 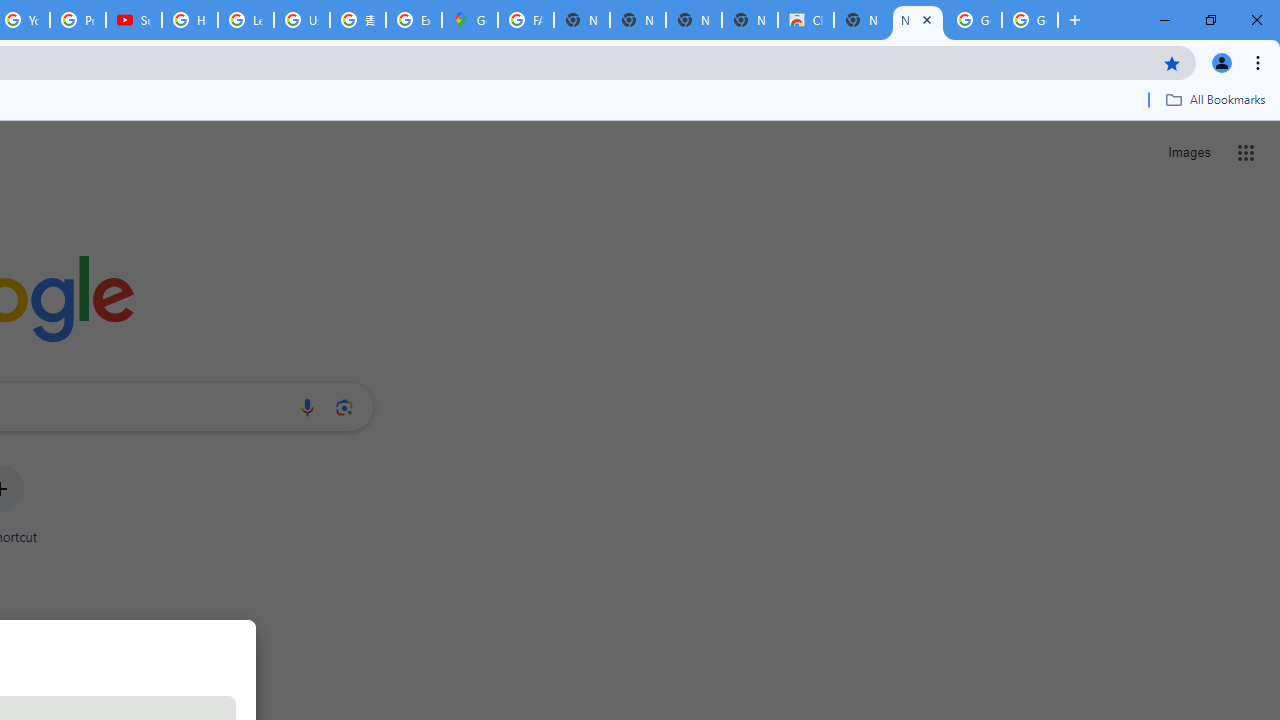 I want to click on 'Chrome Web Store', so click(x=806, y=20).